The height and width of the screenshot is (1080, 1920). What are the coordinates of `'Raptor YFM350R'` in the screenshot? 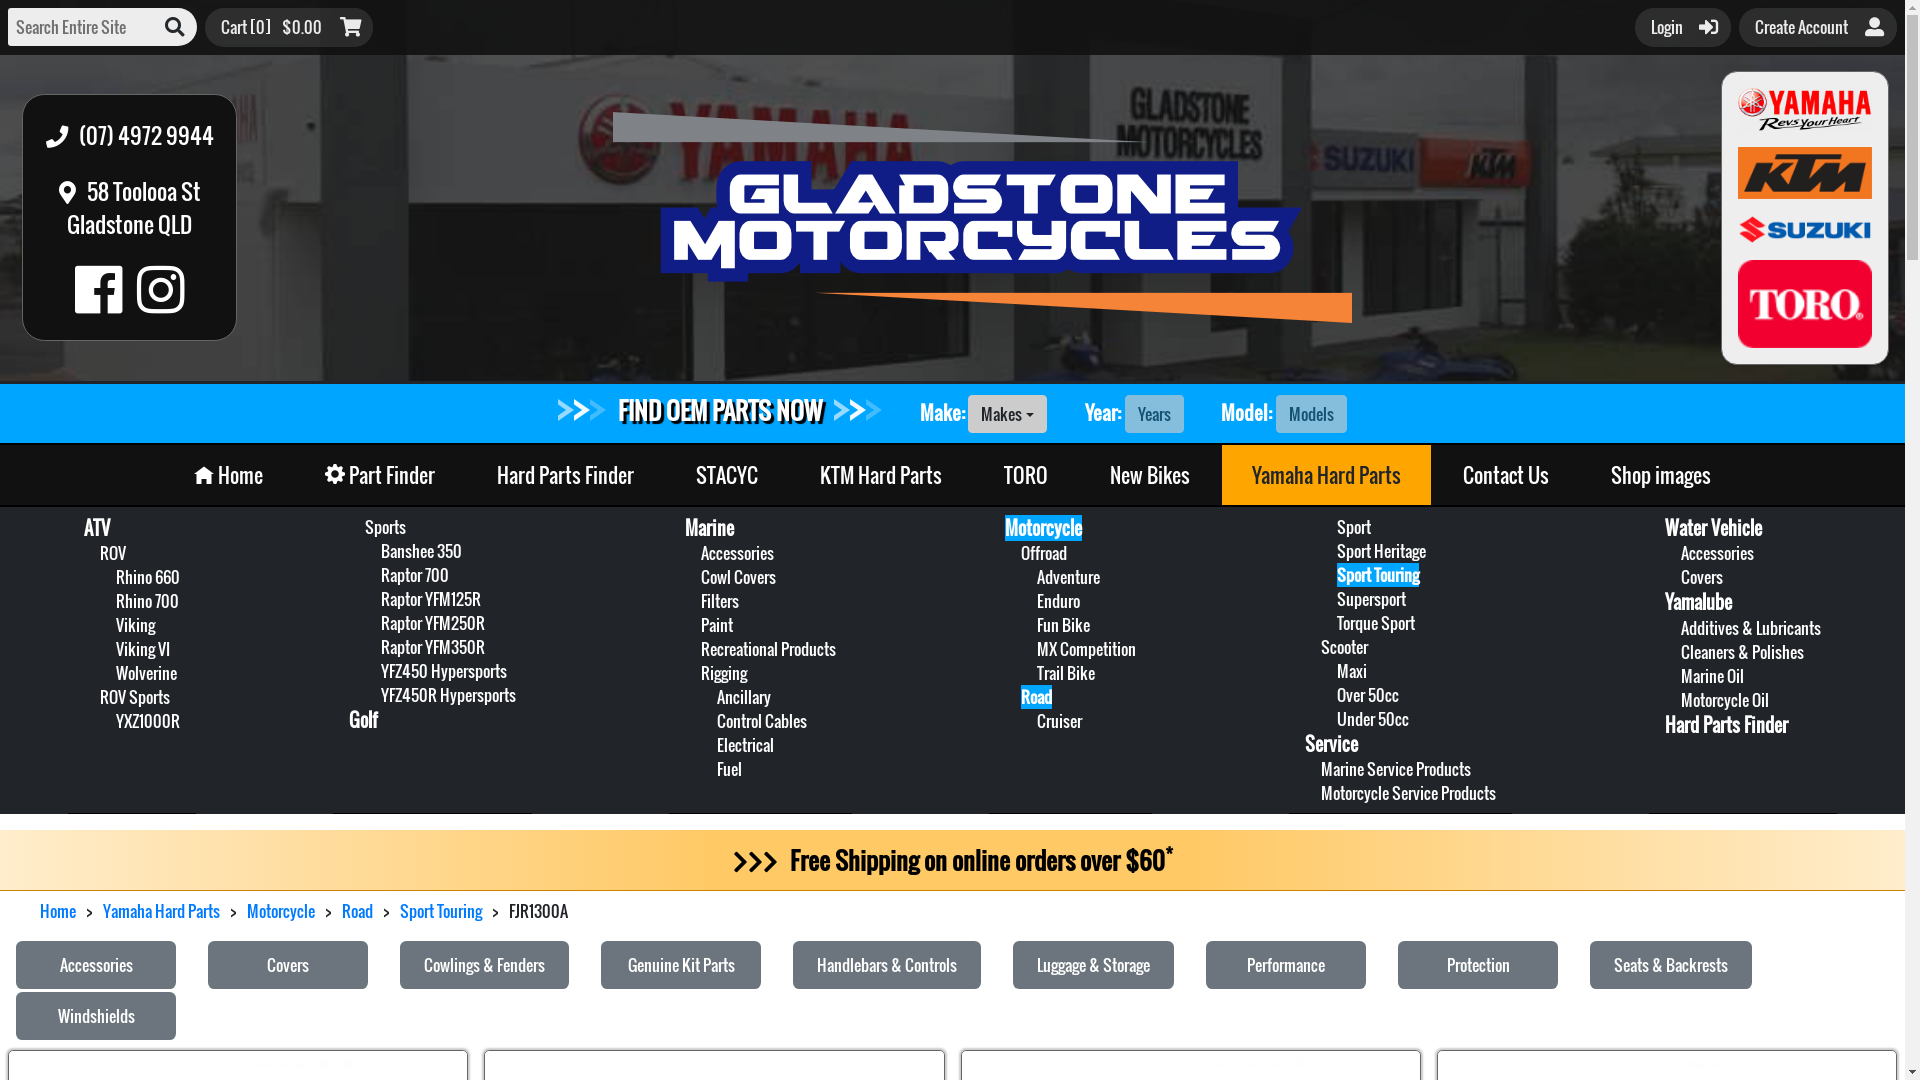 It's located at (431, 647).